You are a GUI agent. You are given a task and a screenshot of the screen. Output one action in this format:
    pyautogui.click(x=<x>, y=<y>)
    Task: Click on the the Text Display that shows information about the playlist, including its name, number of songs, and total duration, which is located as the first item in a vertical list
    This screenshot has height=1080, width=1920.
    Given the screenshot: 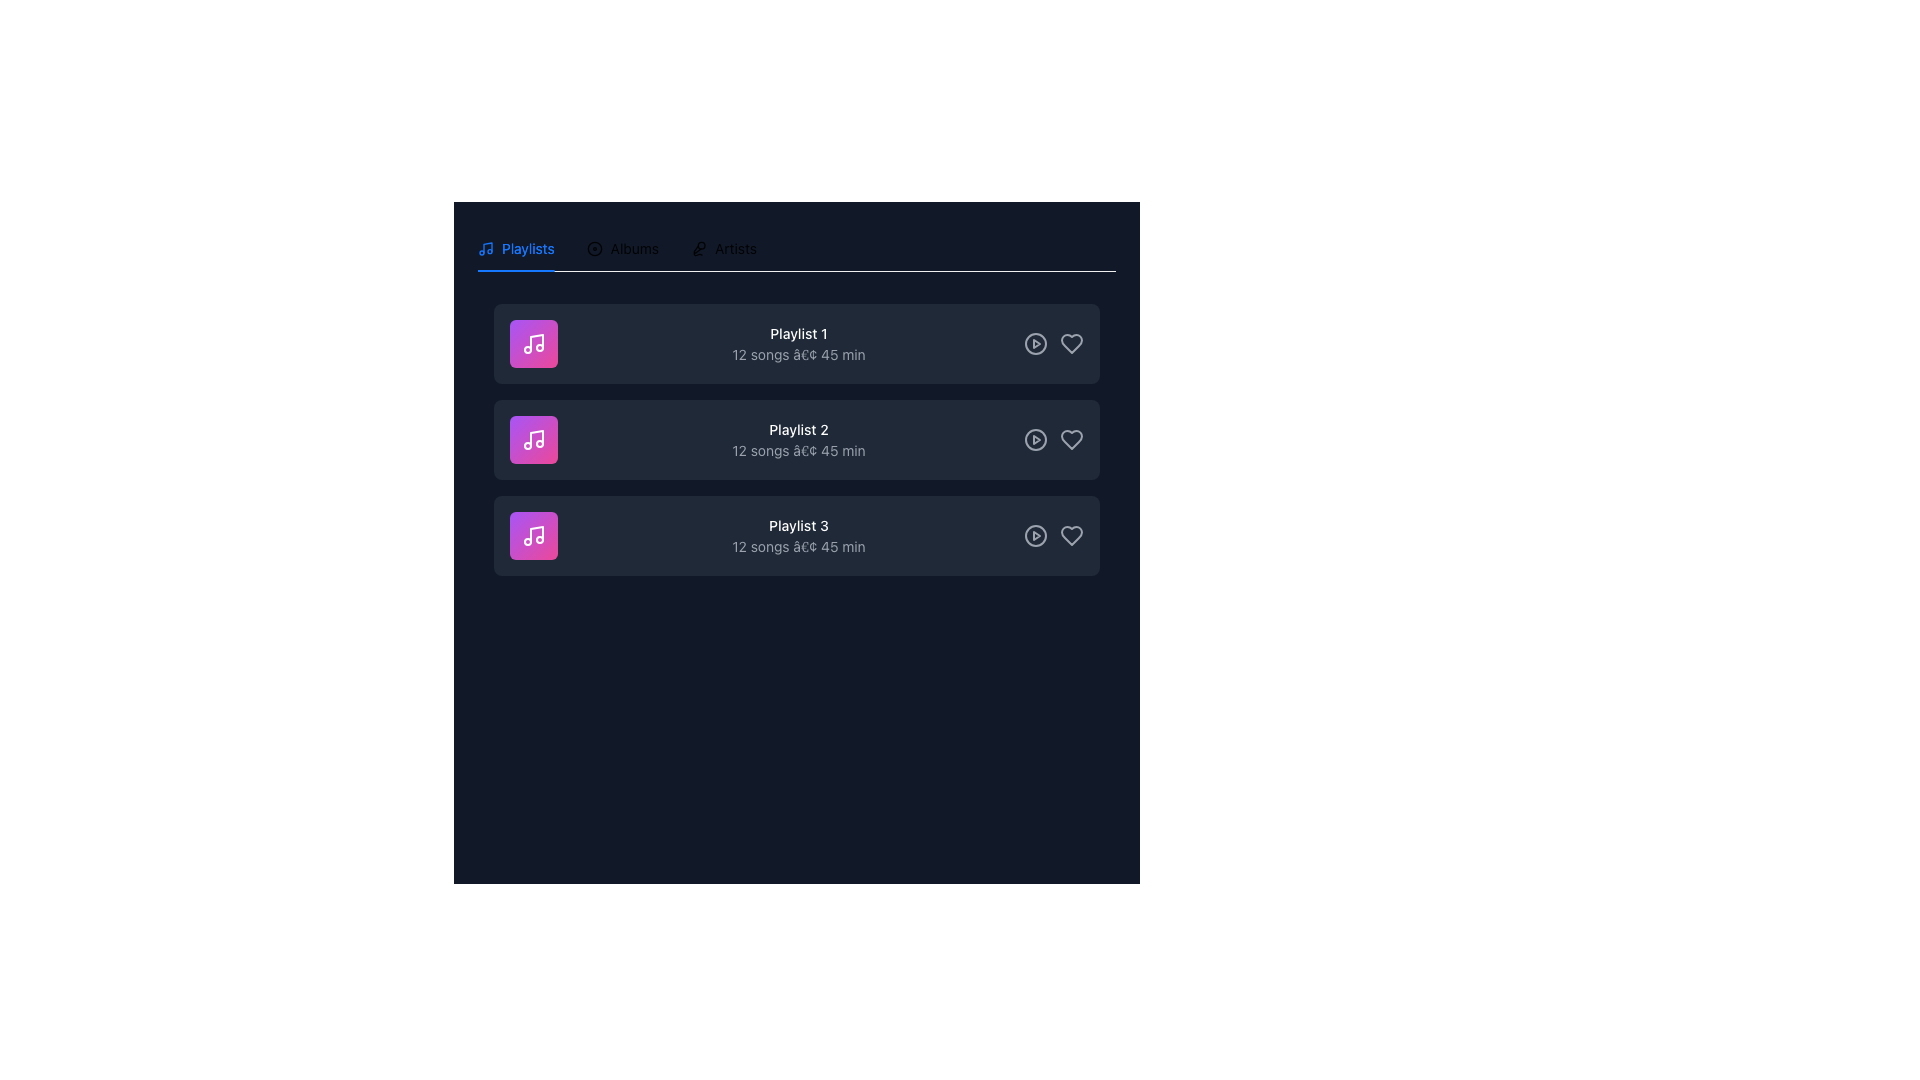 What is the action you would take?
    pyautogui.click(x=797, y=342)
    